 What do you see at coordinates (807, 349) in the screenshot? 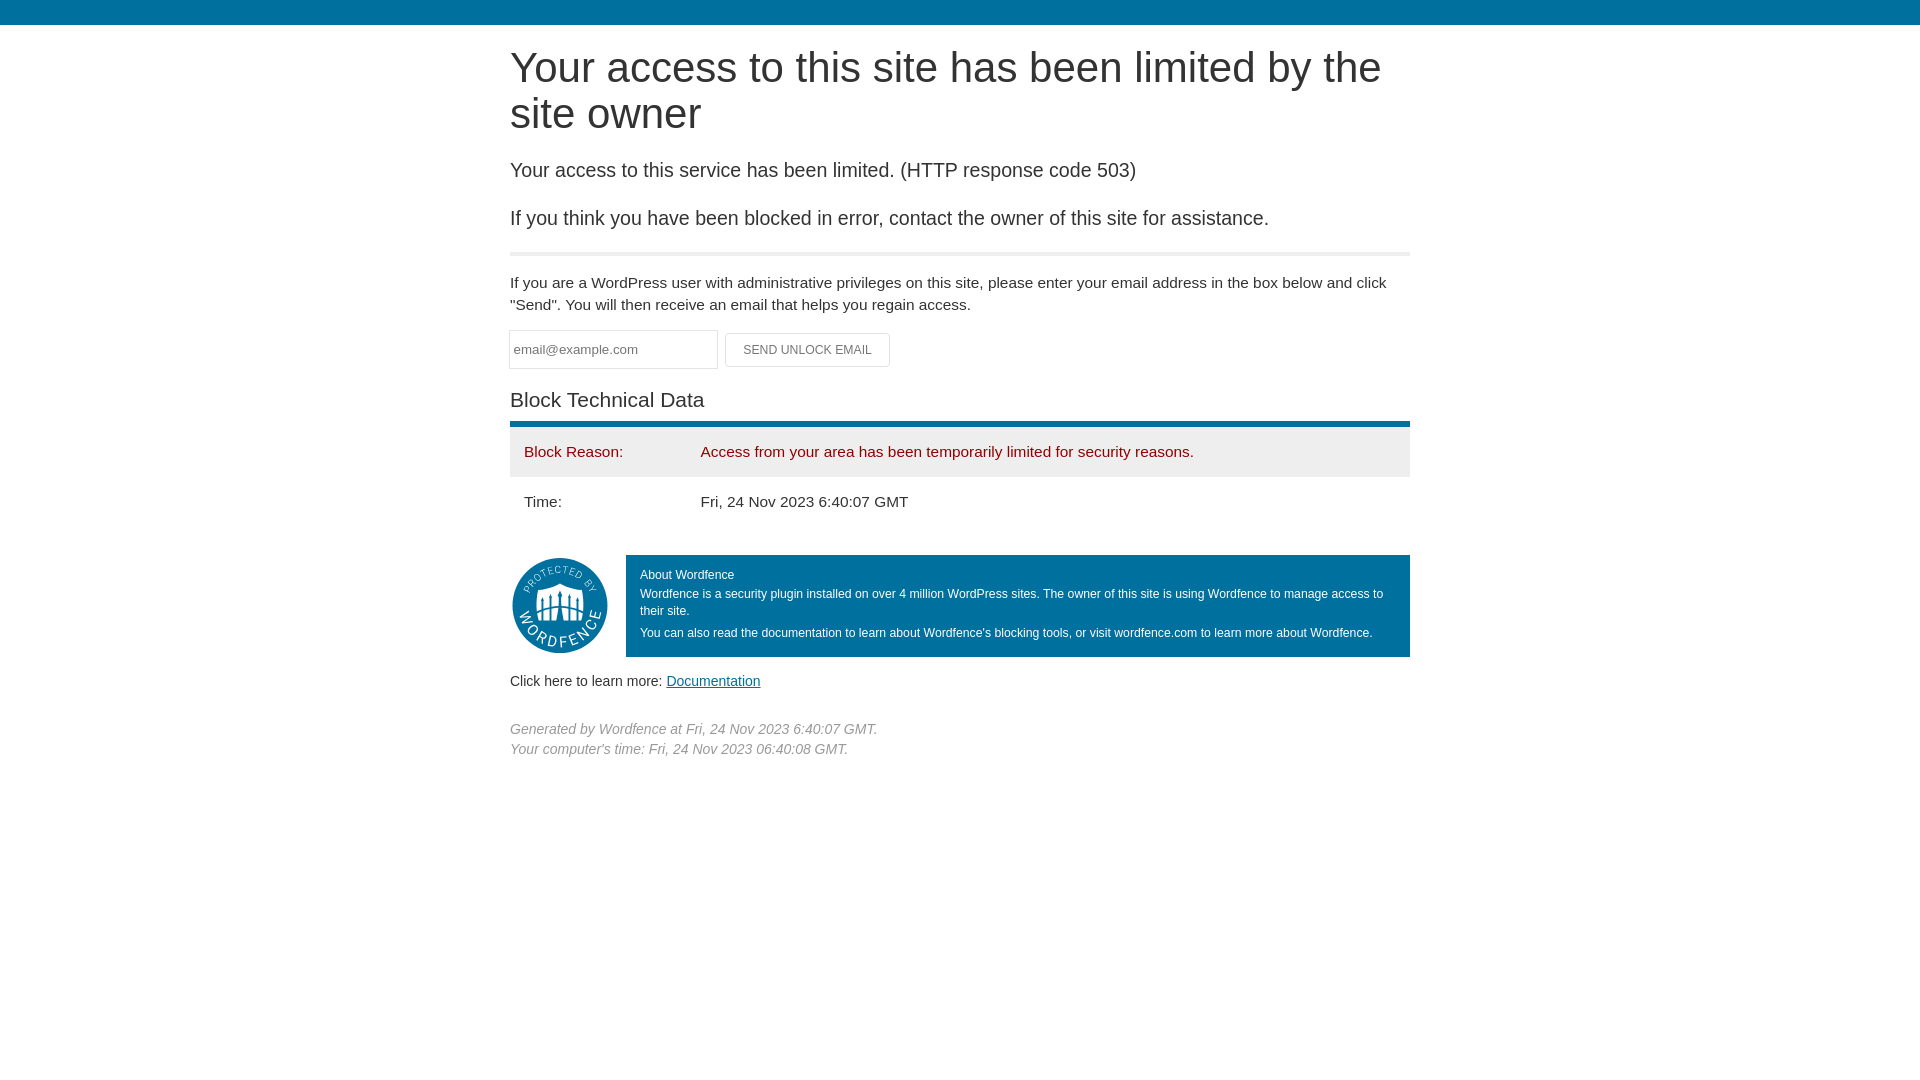
I see `'Send Unlock Email'` at bounding box center [807, 349].